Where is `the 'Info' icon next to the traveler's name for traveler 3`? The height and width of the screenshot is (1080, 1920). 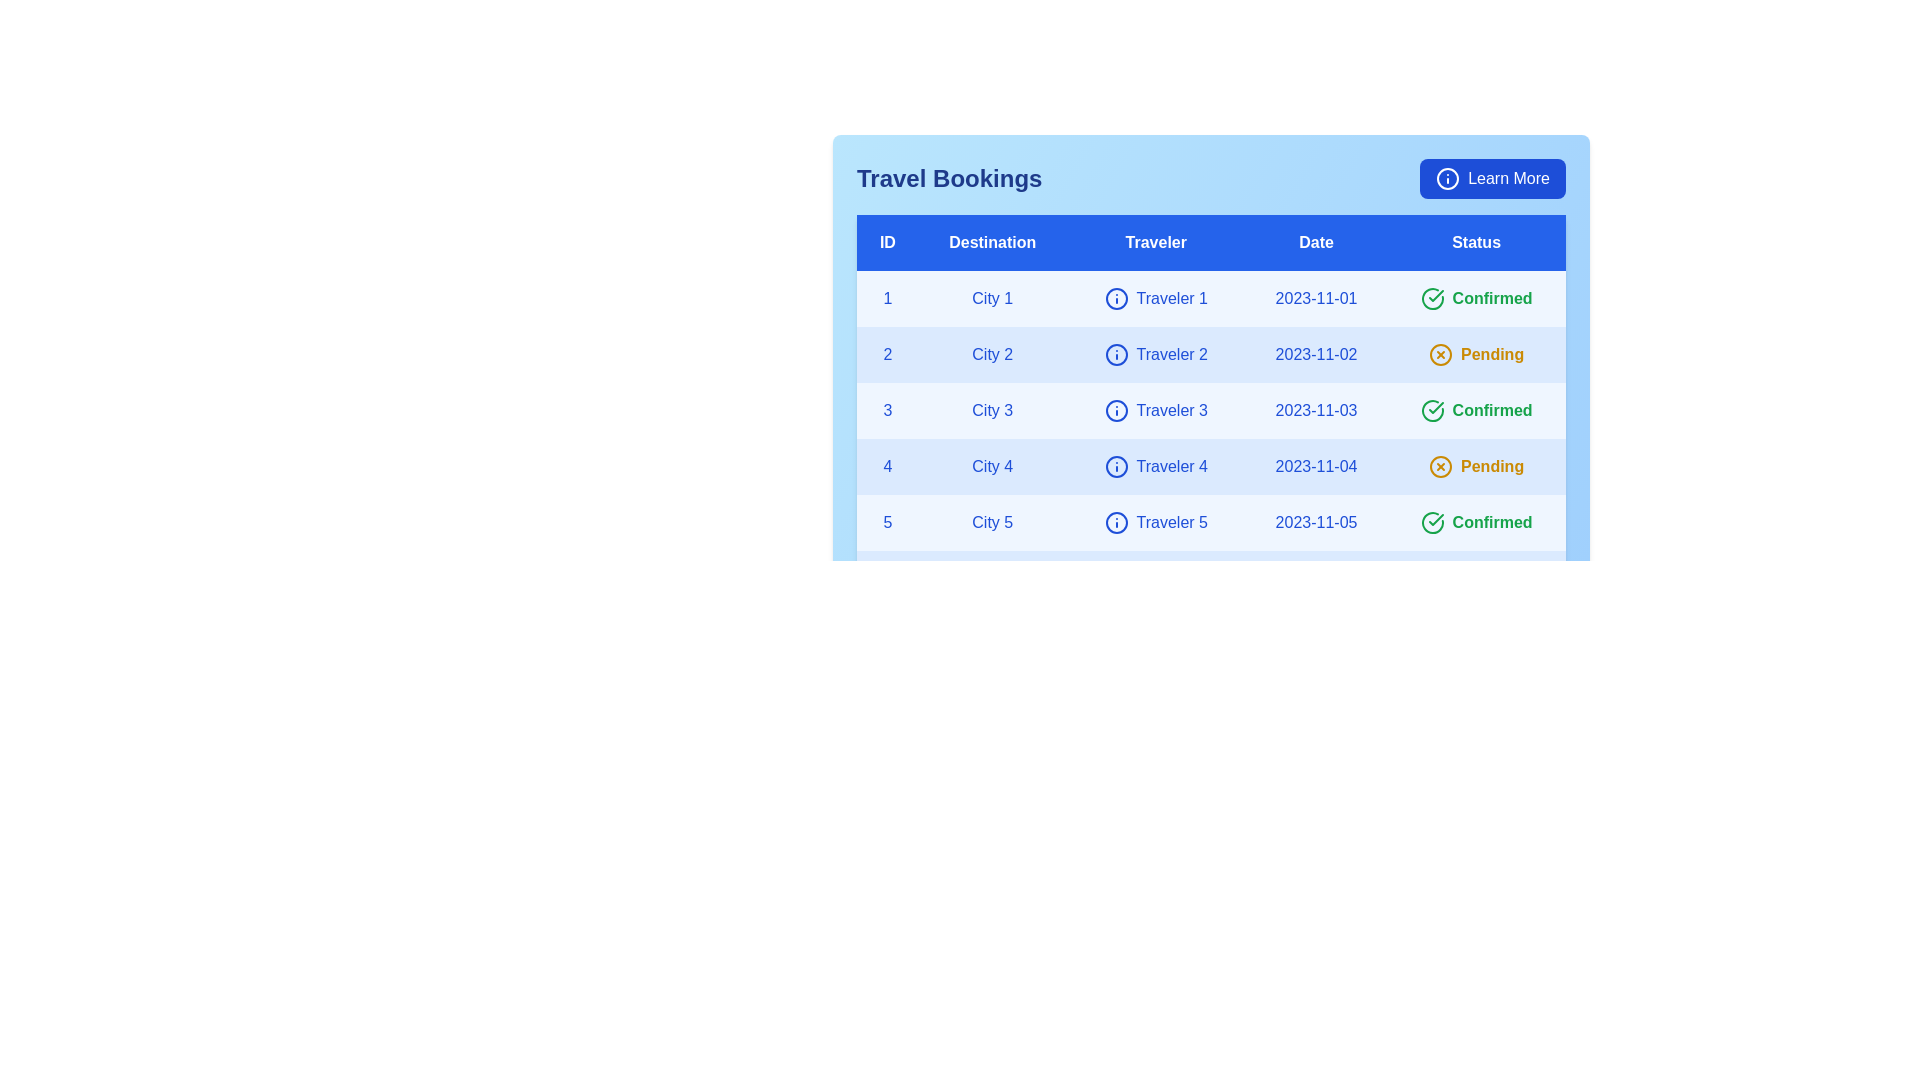
the 'Info' icon next to the traveler's name for traveler 3 is located at coordinates (1115, 410).